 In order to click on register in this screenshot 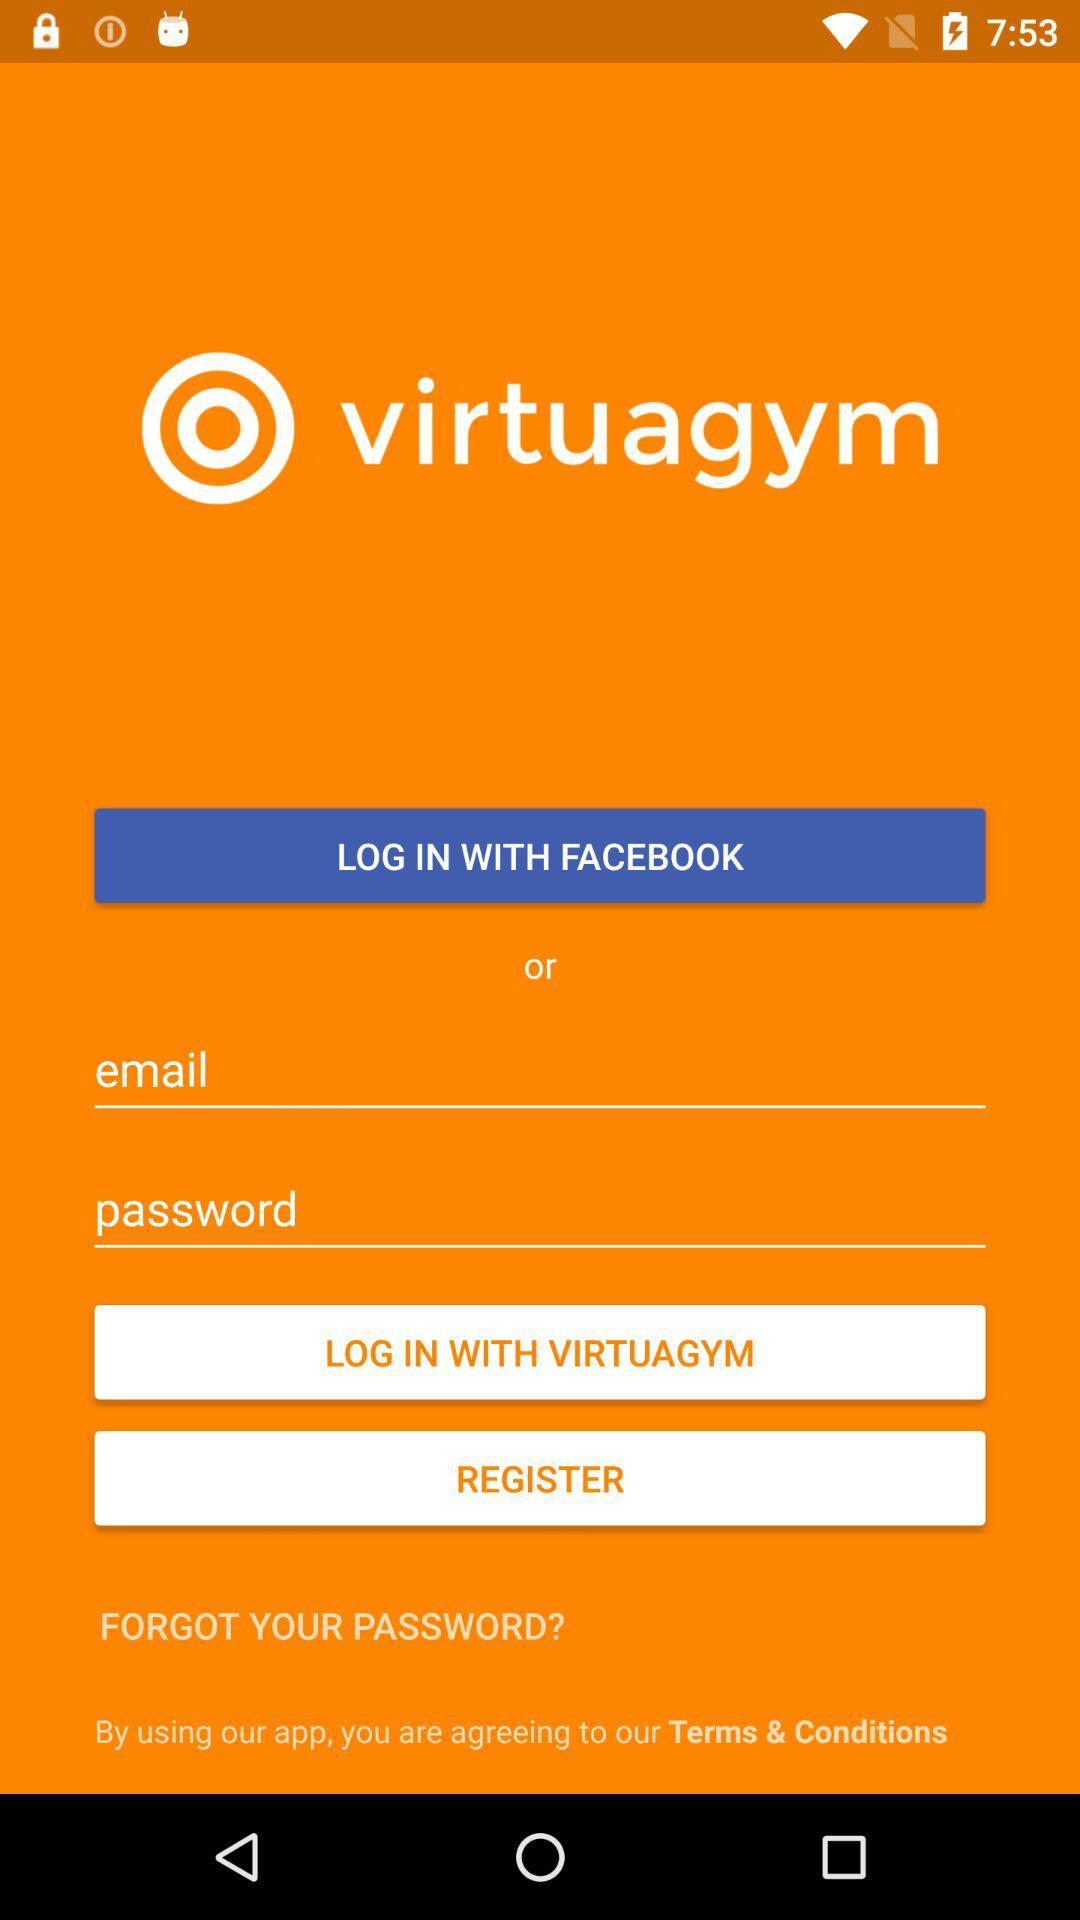, I will do `click(540, 1478)`.